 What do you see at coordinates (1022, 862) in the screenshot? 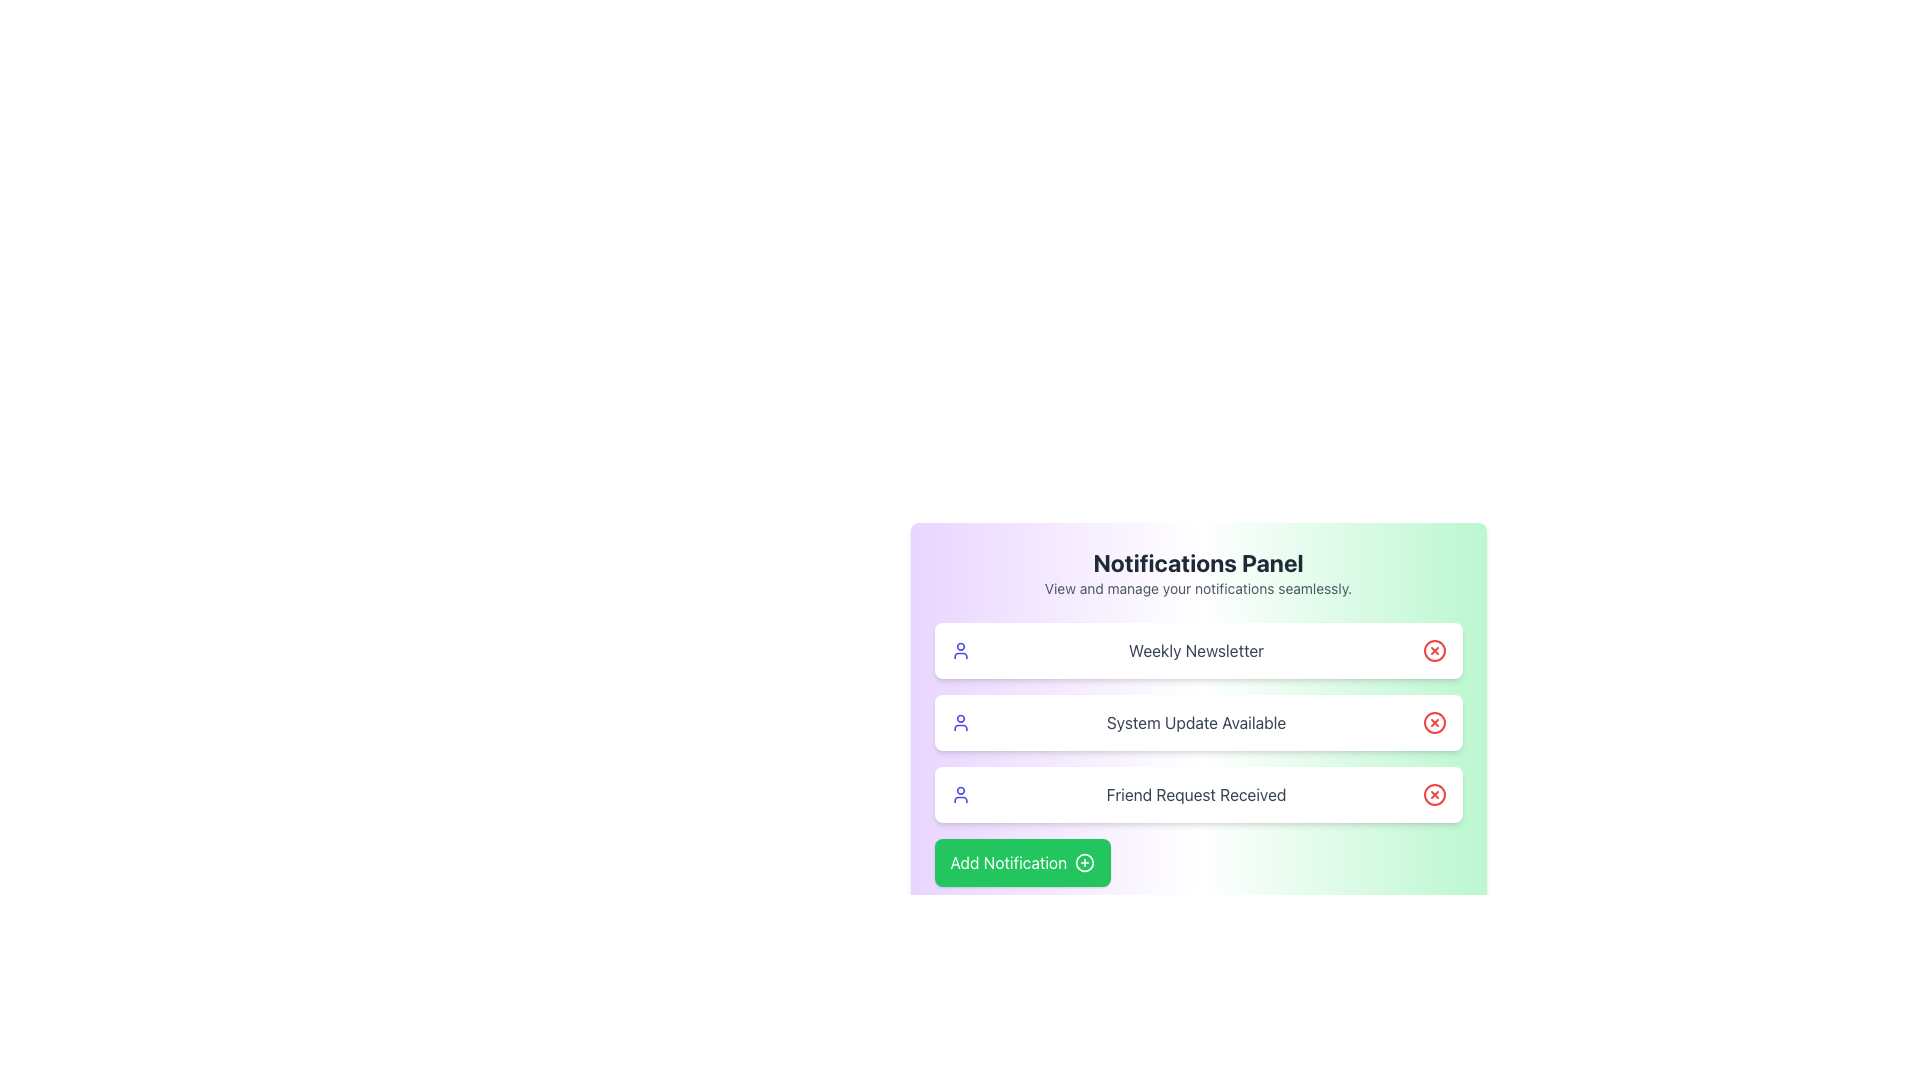
I see `the 'Add Notification' button located at the bottom of the notifications panel to observe the color change` at bounding box center [1022, 862].